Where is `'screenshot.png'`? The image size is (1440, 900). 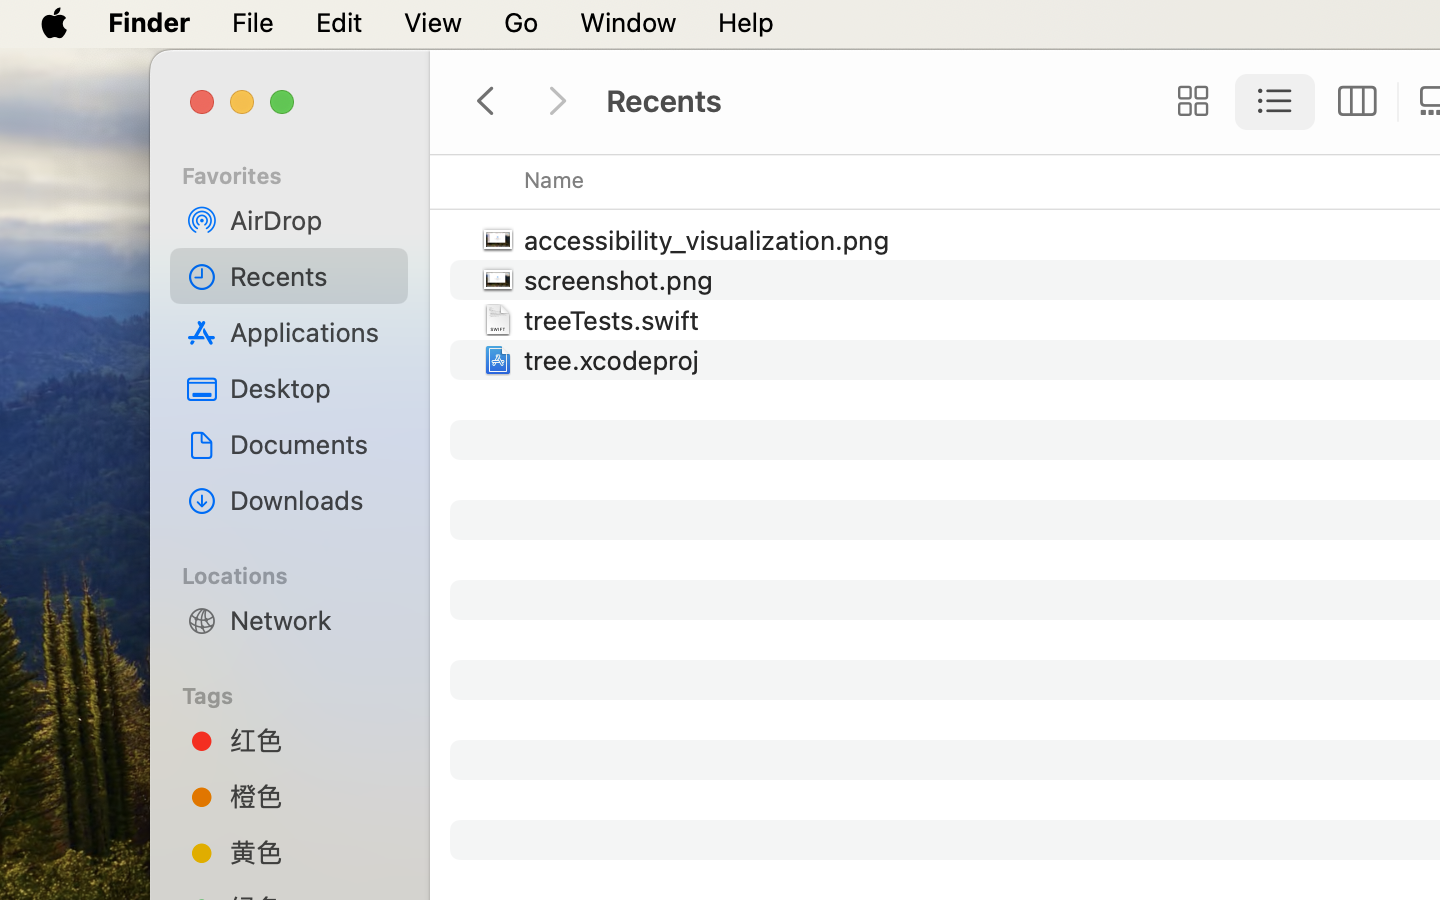 'screenshot.png' is located at coordinates (621, 278).